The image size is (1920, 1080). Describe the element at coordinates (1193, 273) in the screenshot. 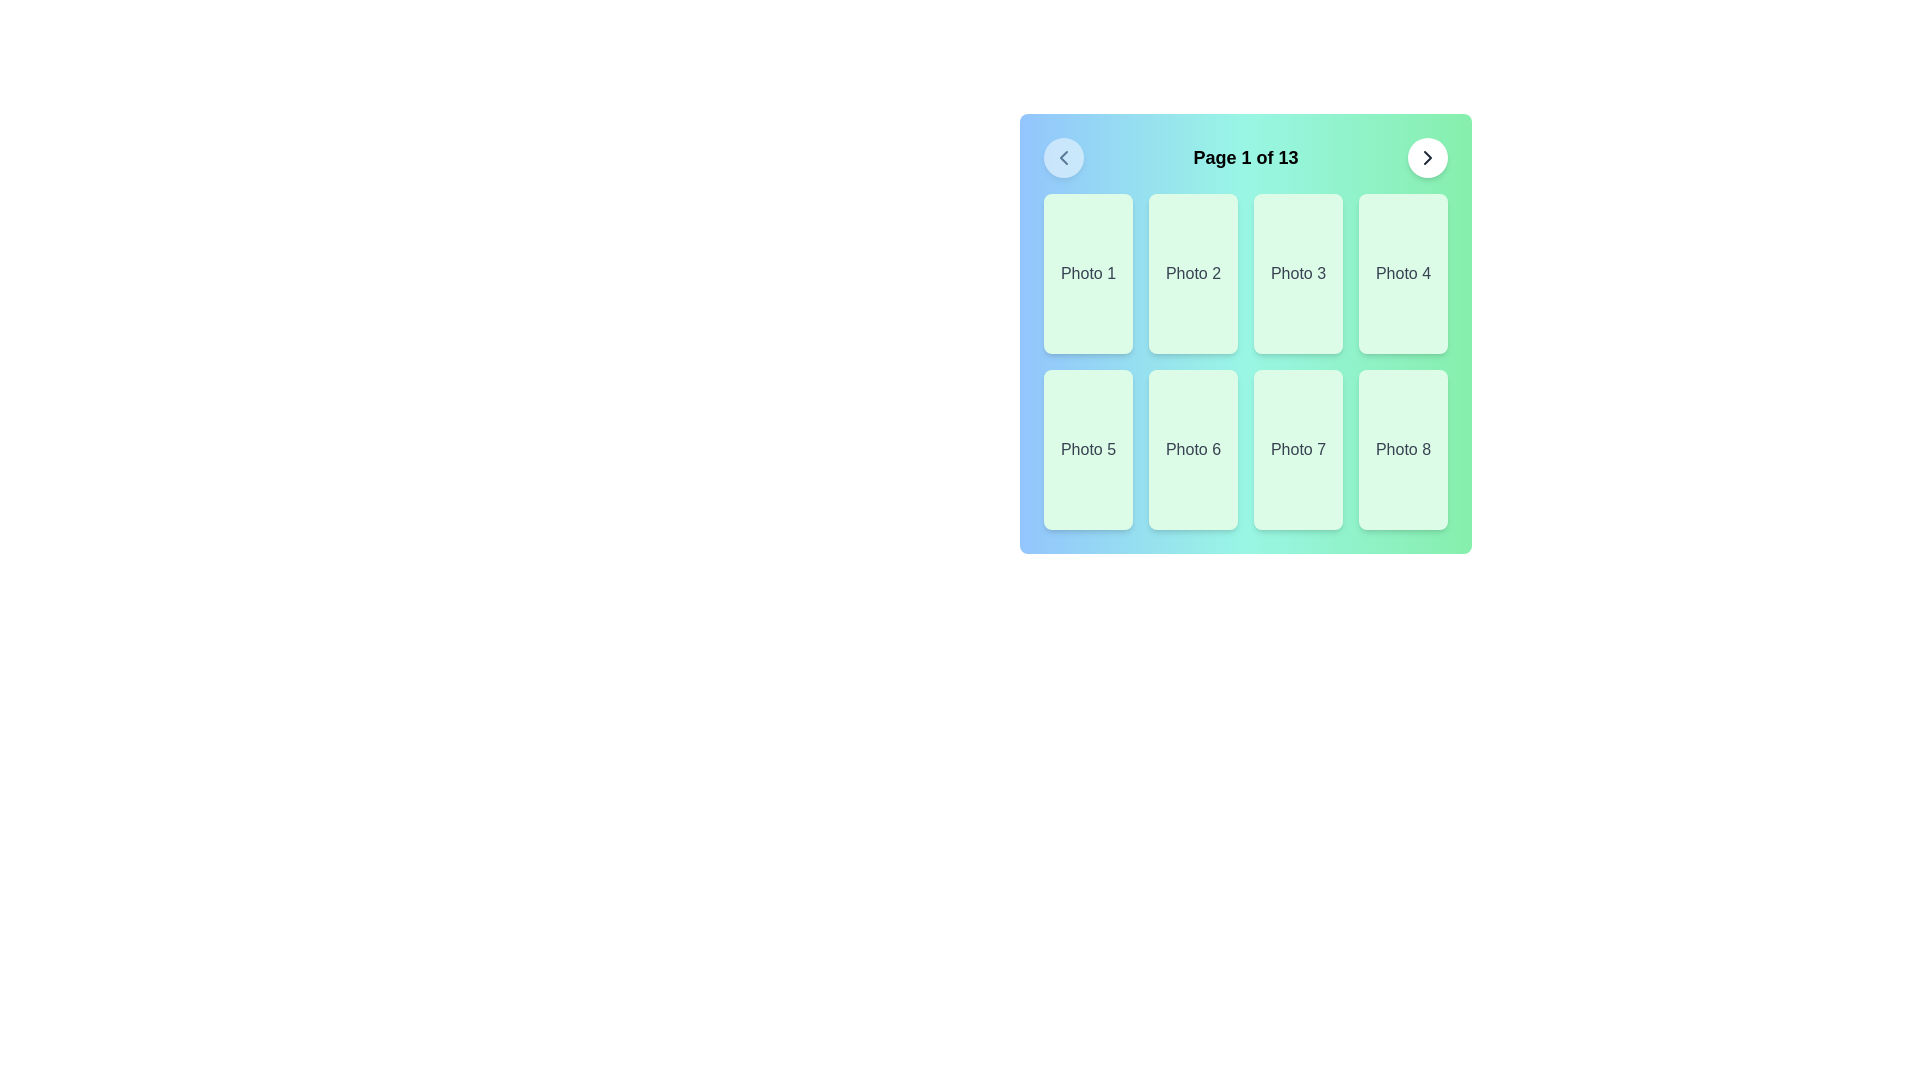

I see `the rectangular card with rounded edges that has a light green background and the text 'Photo 2' in dark gray` at that location.